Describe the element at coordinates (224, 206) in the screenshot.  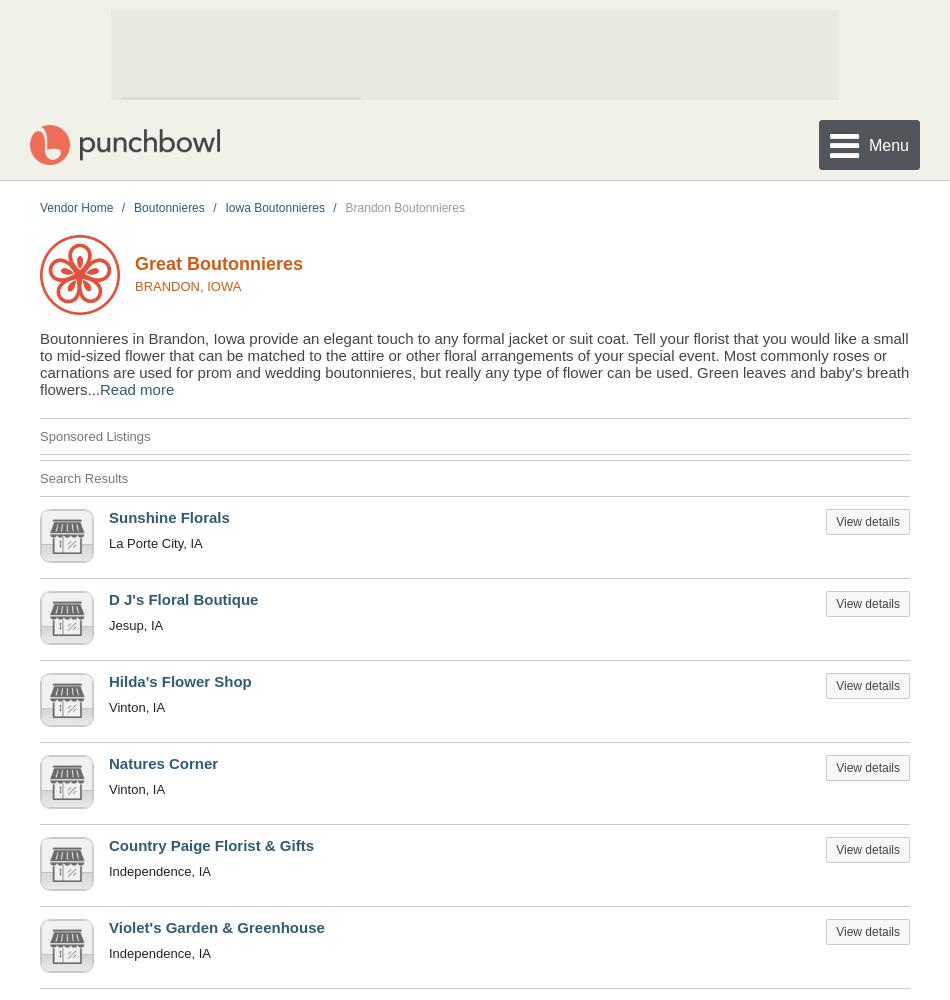
I see `'Iowa Boutonnieres'` at that location.